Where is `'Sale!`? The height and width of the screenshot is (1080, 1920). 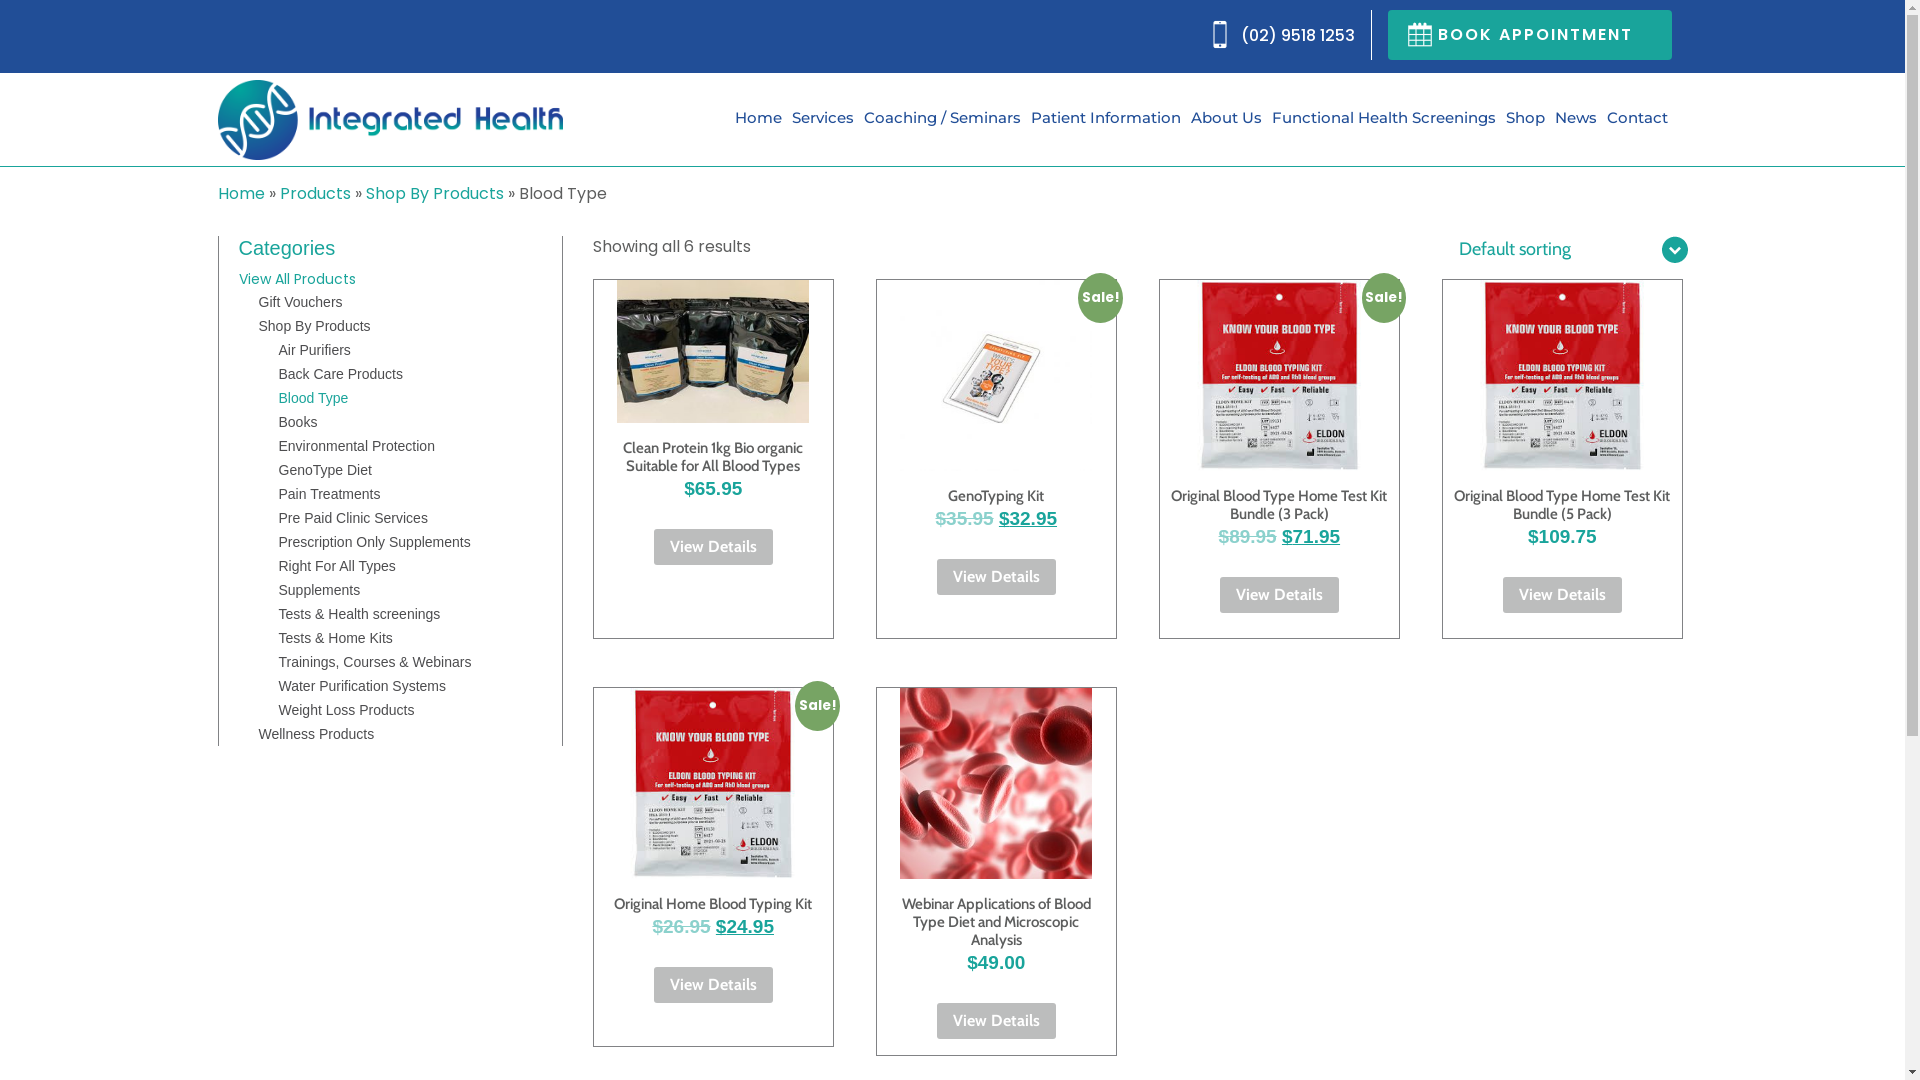
'Sale! is located at coordinates (713, 841).